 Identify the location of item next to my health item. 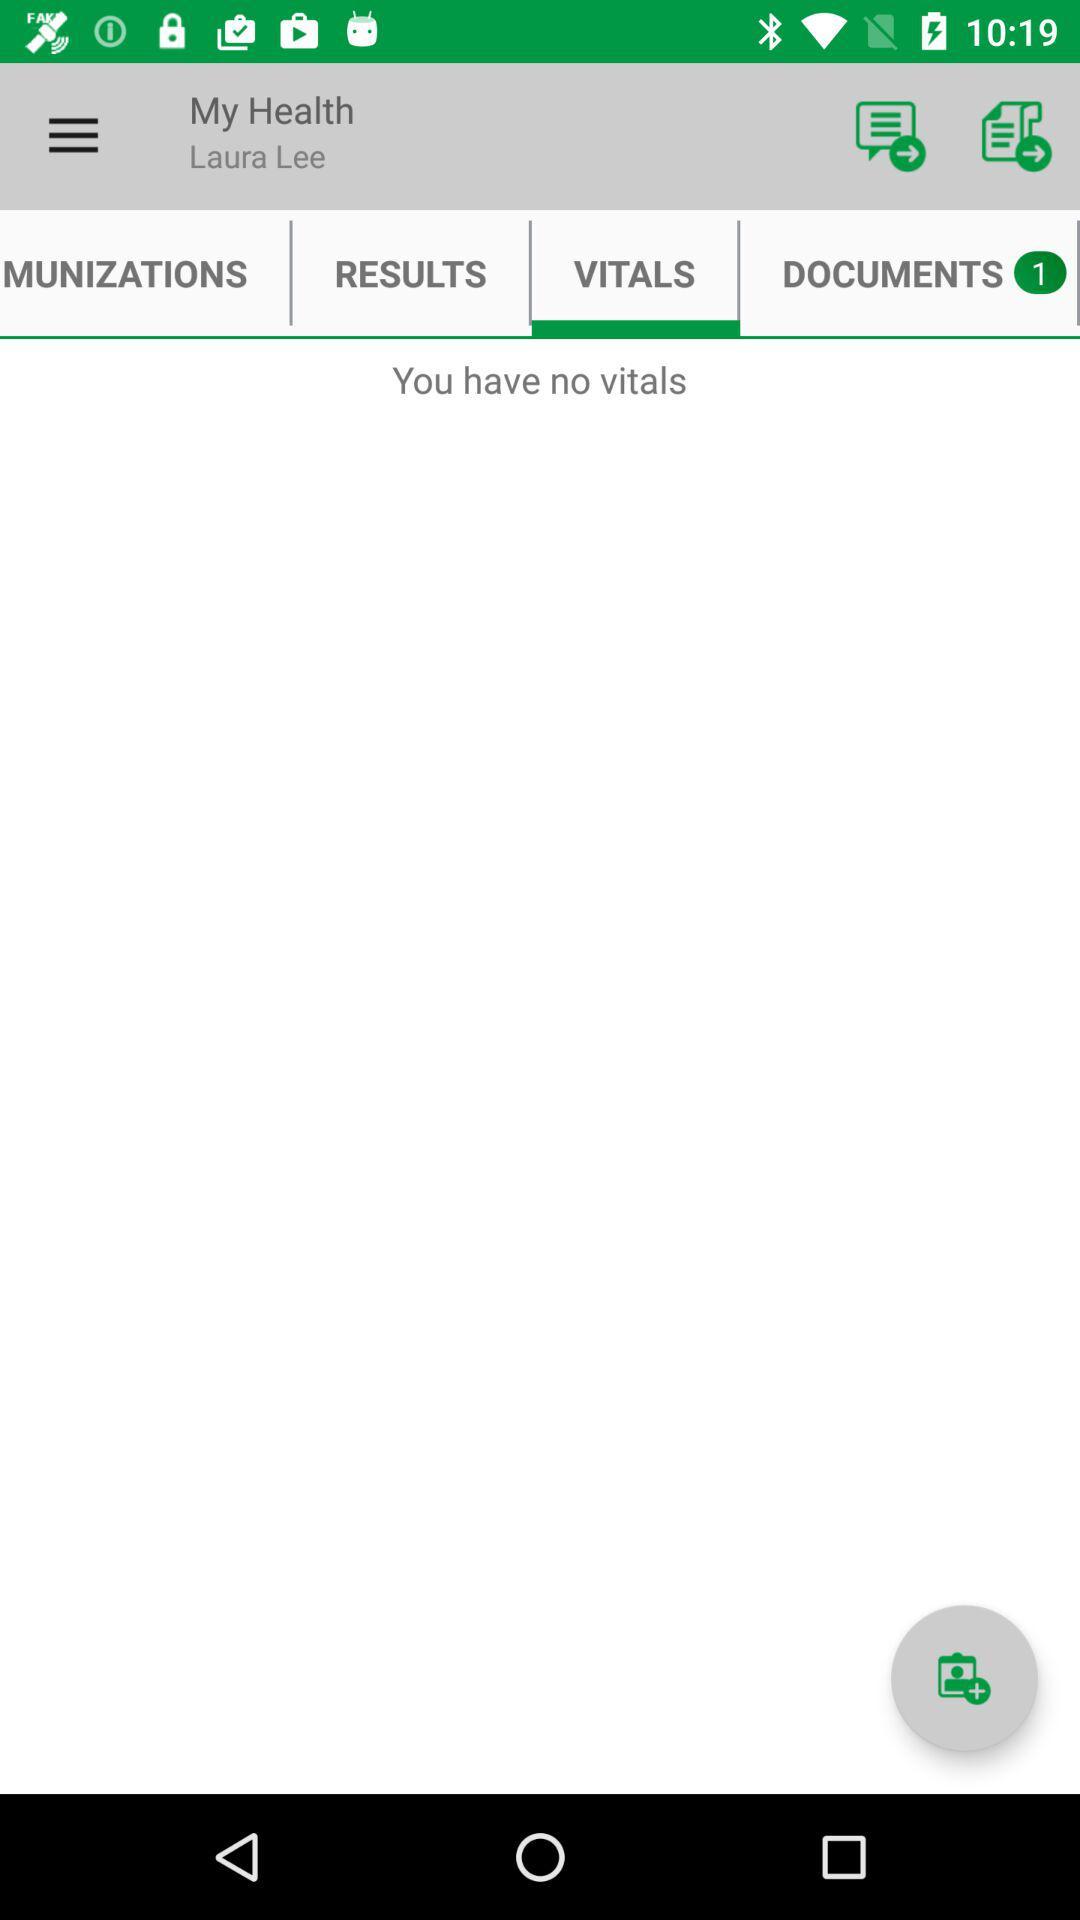
(890, 135).